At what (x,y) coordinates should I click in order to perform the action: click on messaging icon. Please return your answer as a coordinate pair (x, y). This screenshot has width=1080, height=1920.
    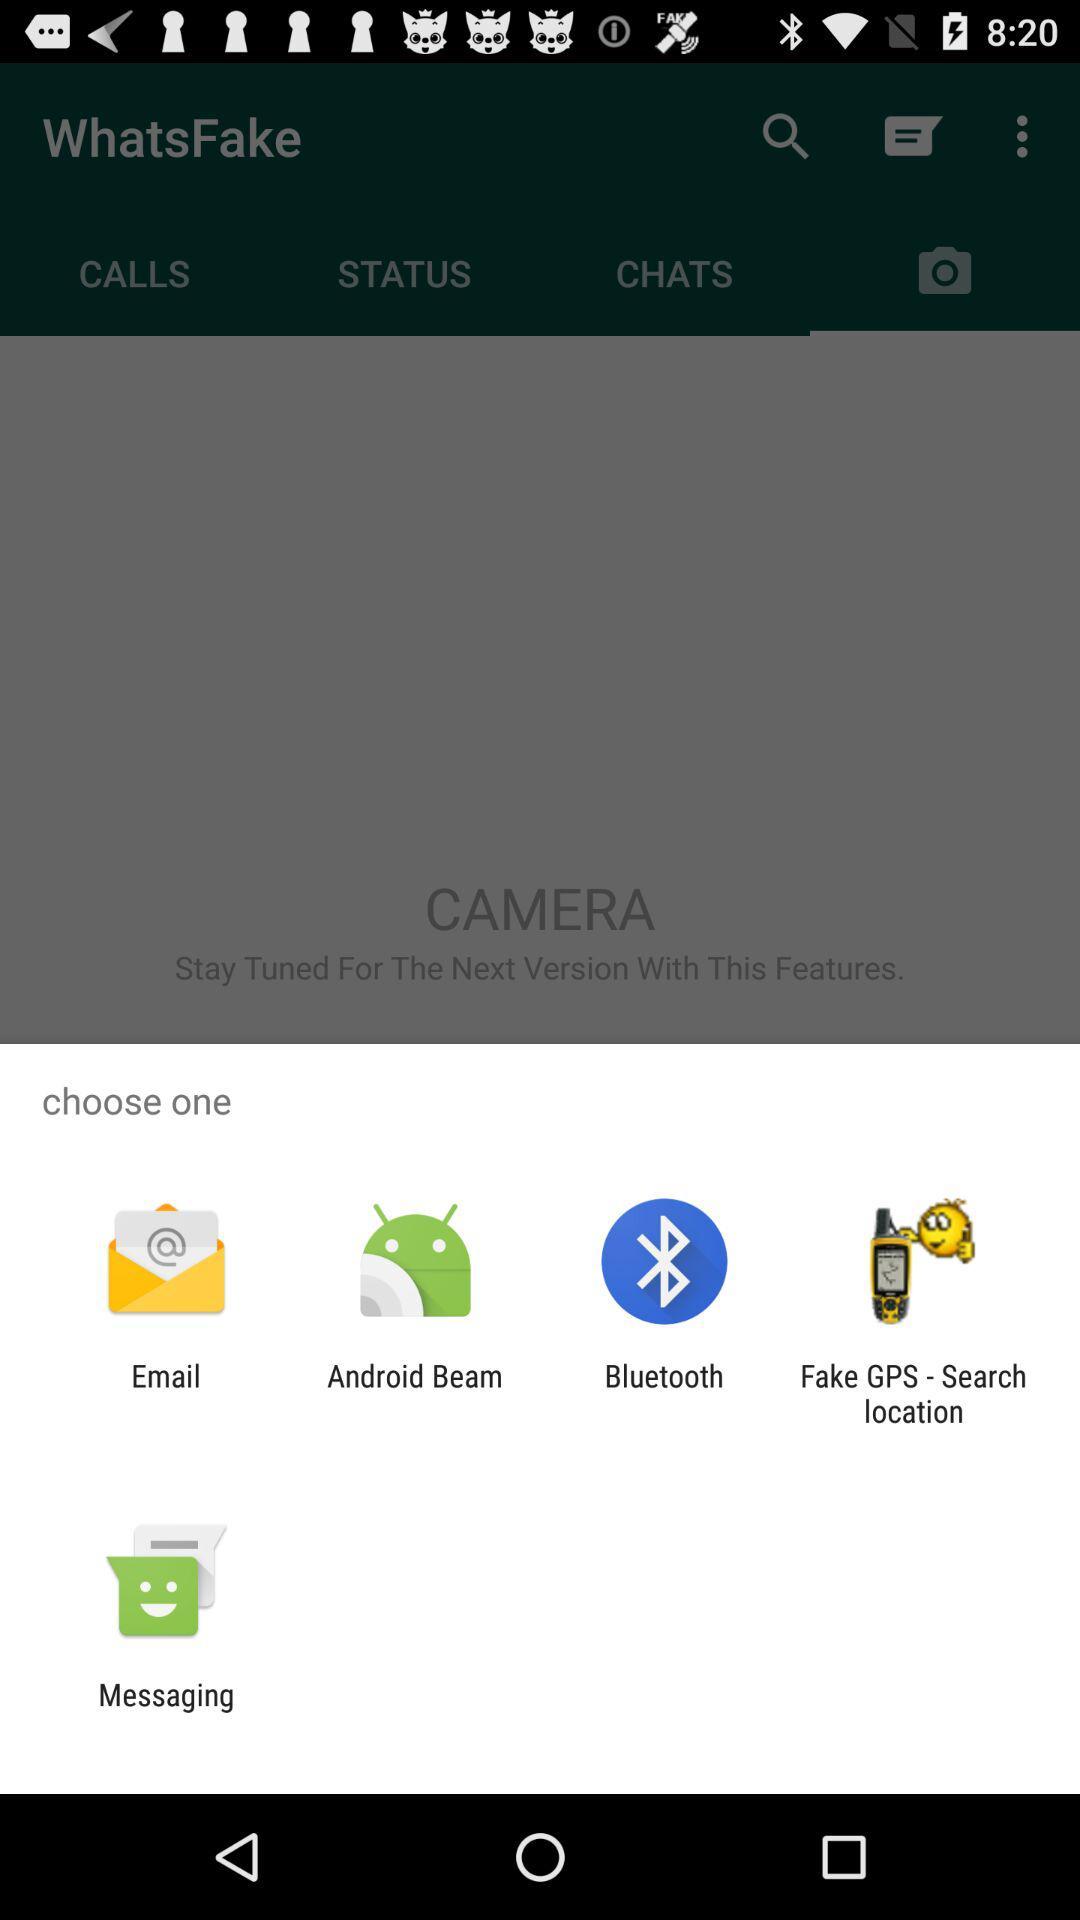
    Looking at the image, I should click on (165, 1711).